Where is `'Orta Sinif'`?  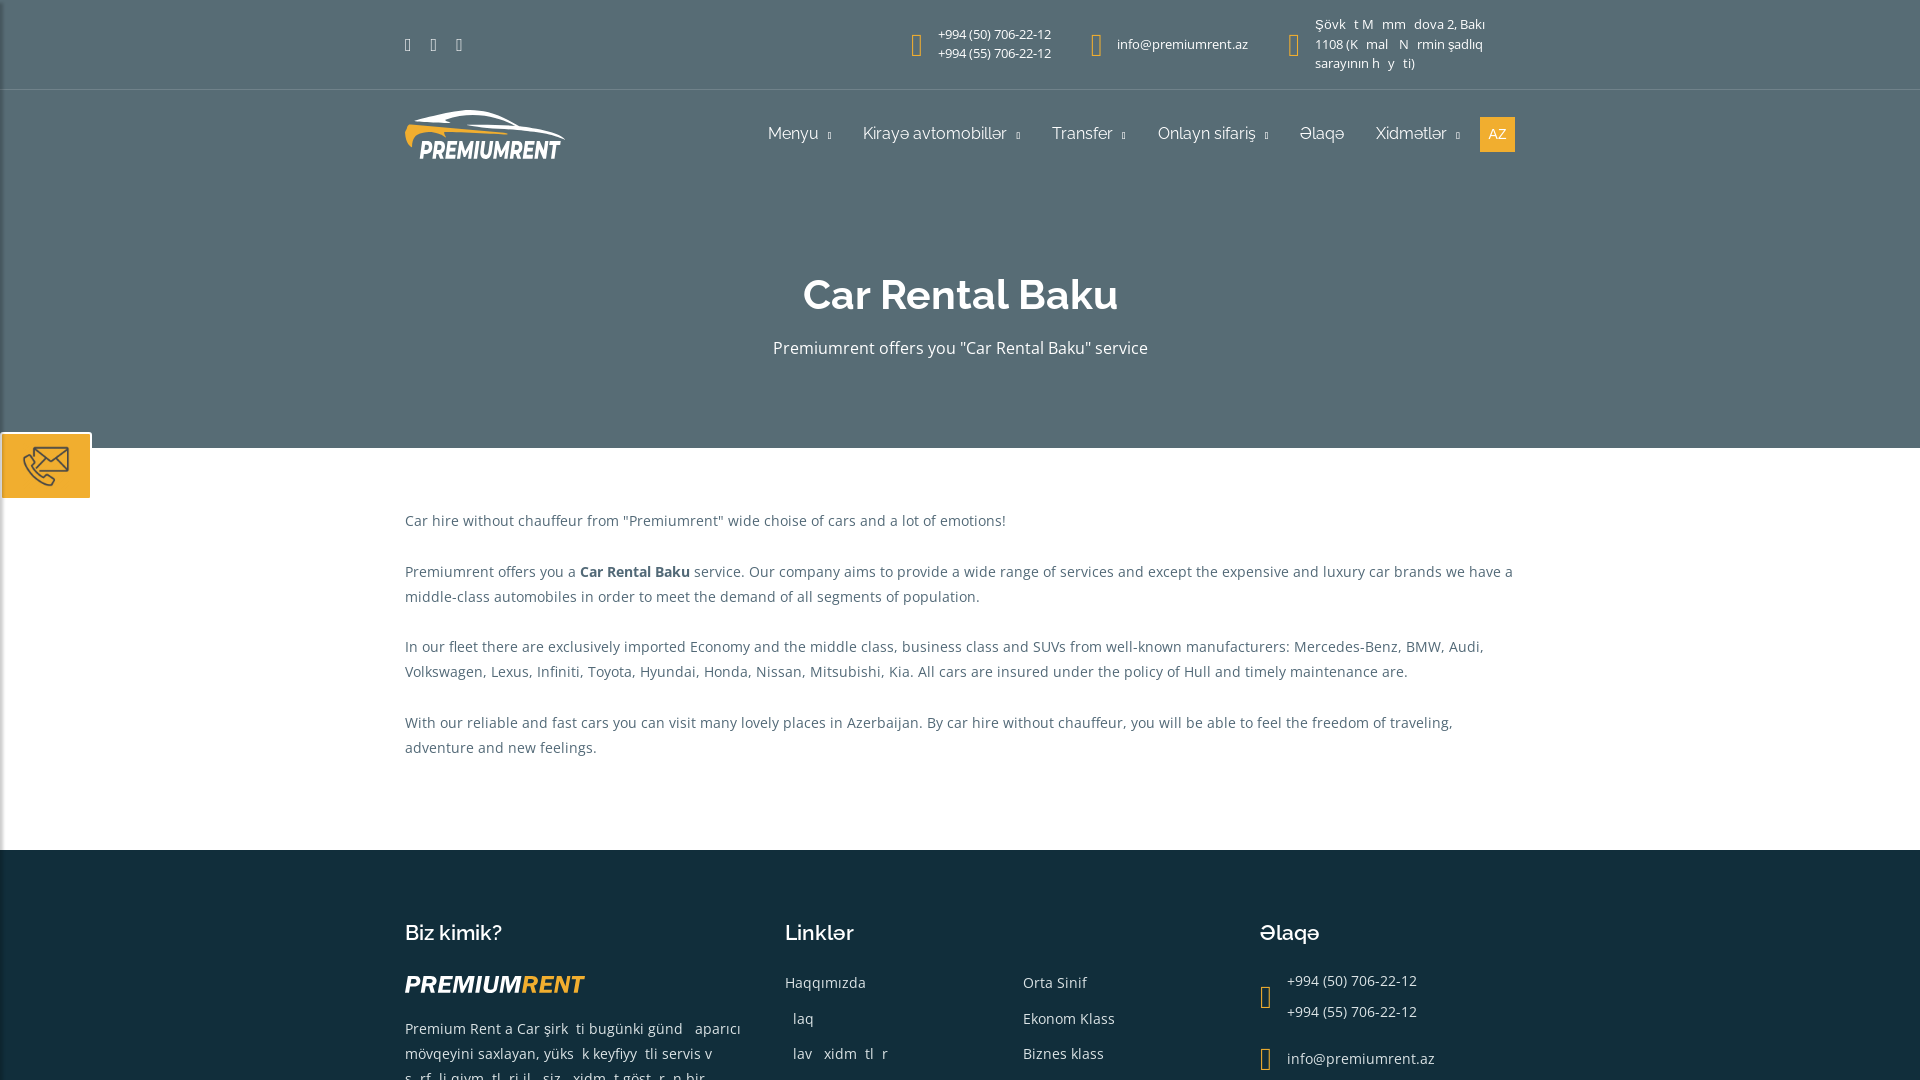
'Orta Sinif' is located at coordinates (1053, 981).